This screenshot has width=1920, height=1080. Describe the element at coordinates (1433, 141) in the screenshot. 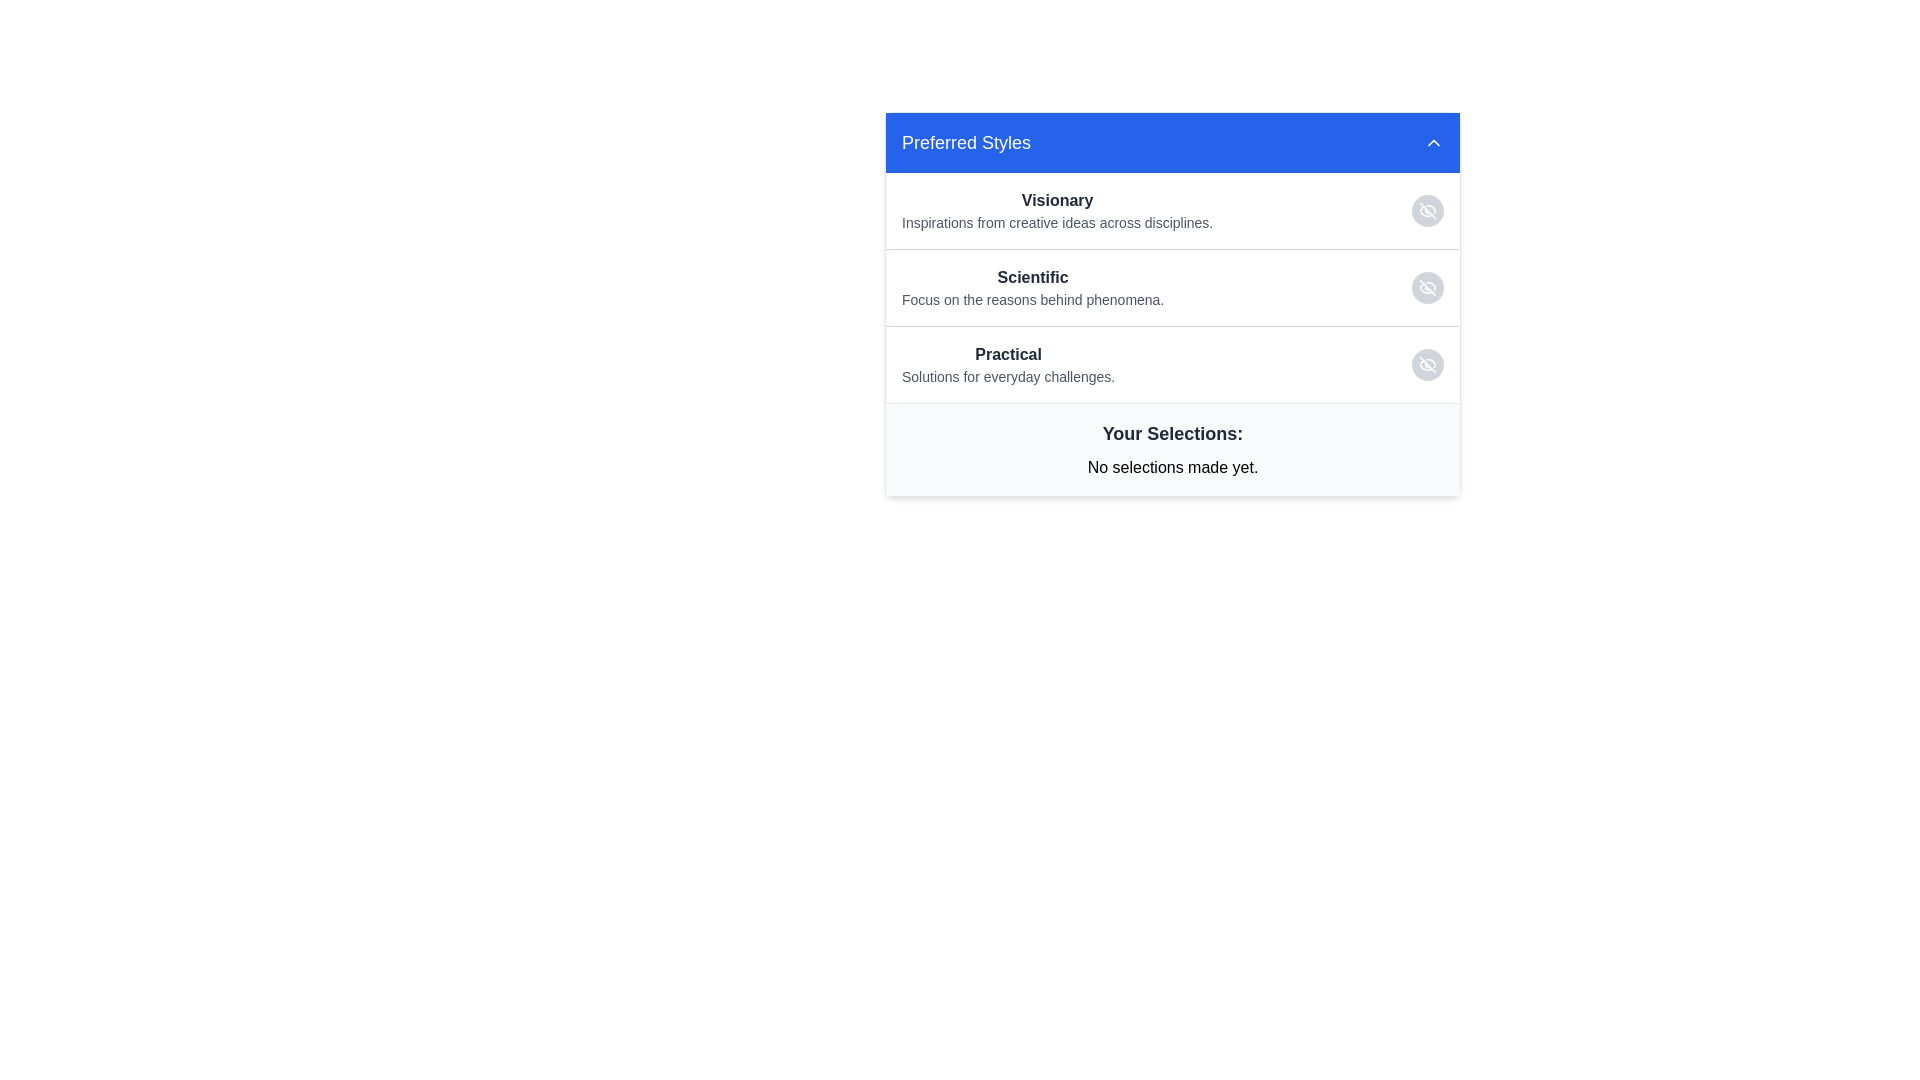

I see `the upward-pointing chevron SVG icon located at the far-right end of the 'Preferred Styles' header bar` at that location.